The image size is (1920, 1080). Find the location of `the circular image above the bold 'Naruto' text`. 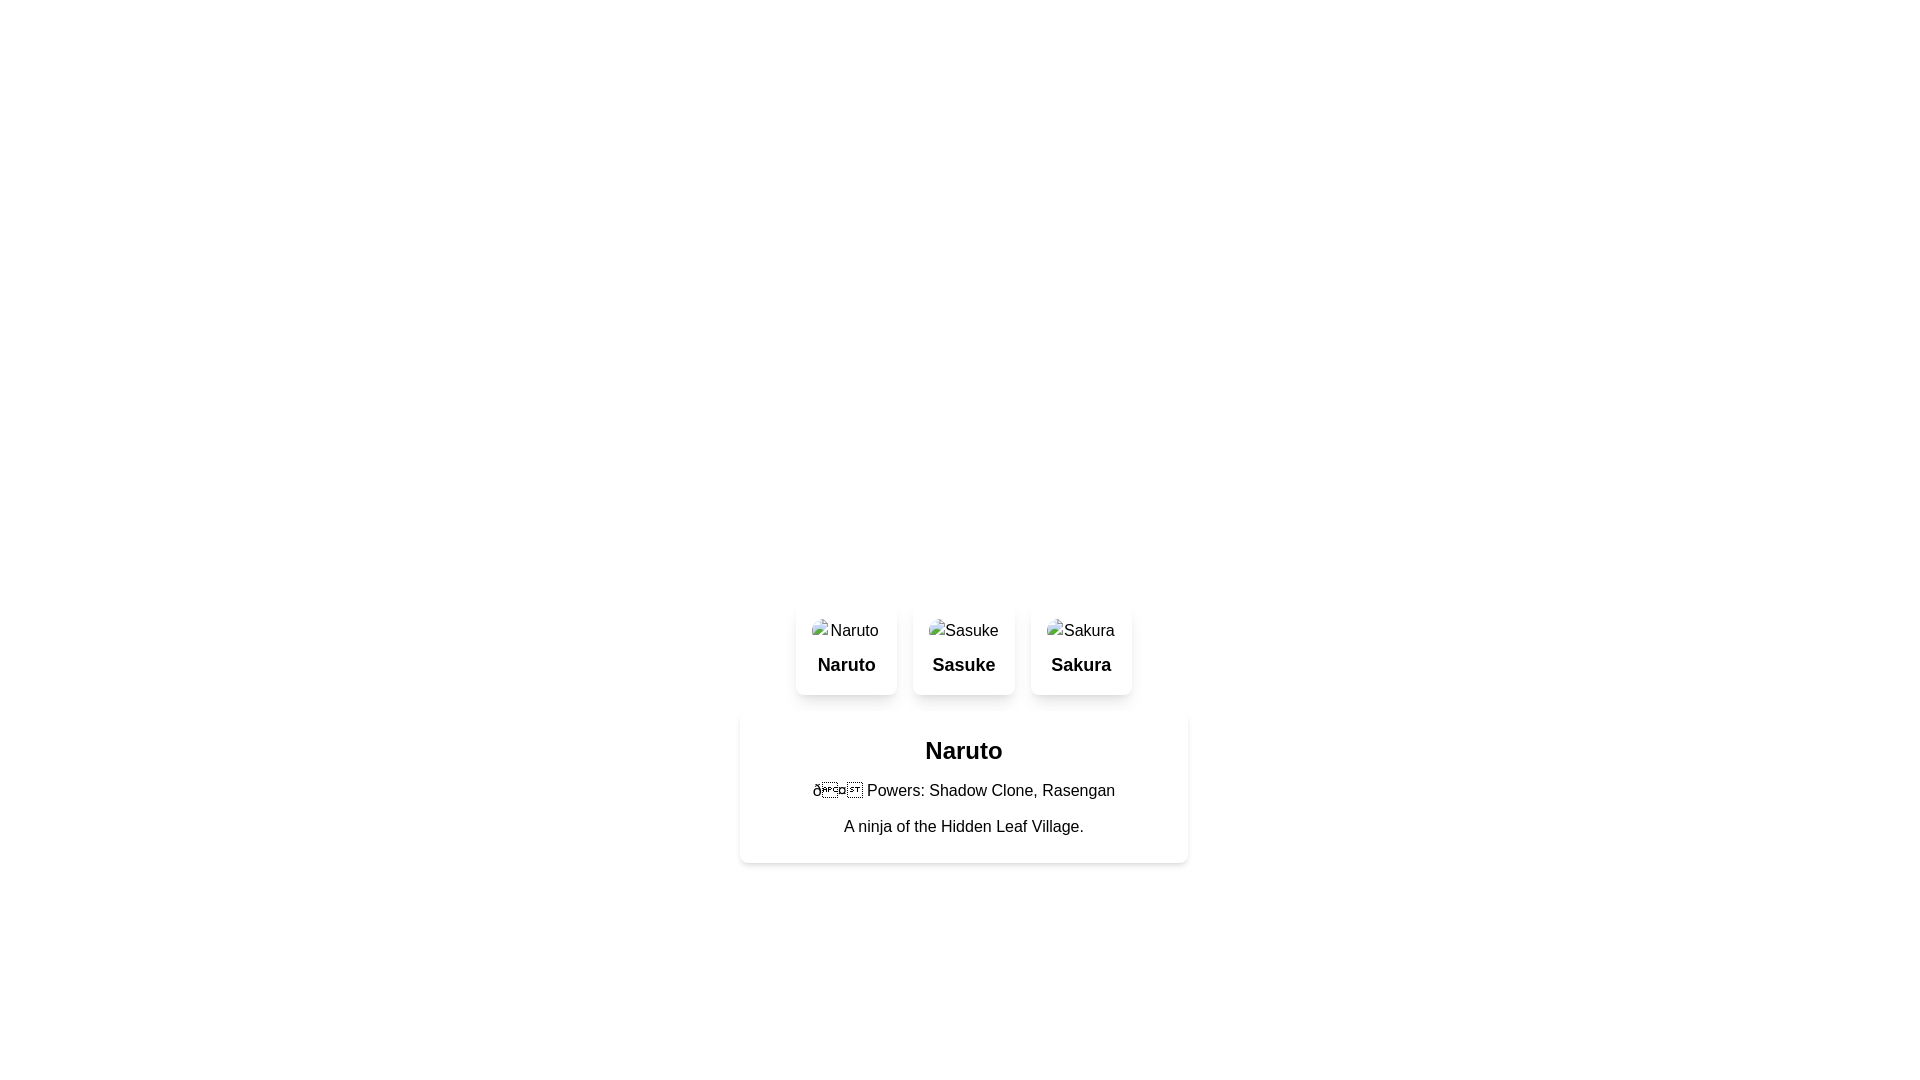

the circular image above the bold 'Naruto' text is located at coordinates (846, 631).